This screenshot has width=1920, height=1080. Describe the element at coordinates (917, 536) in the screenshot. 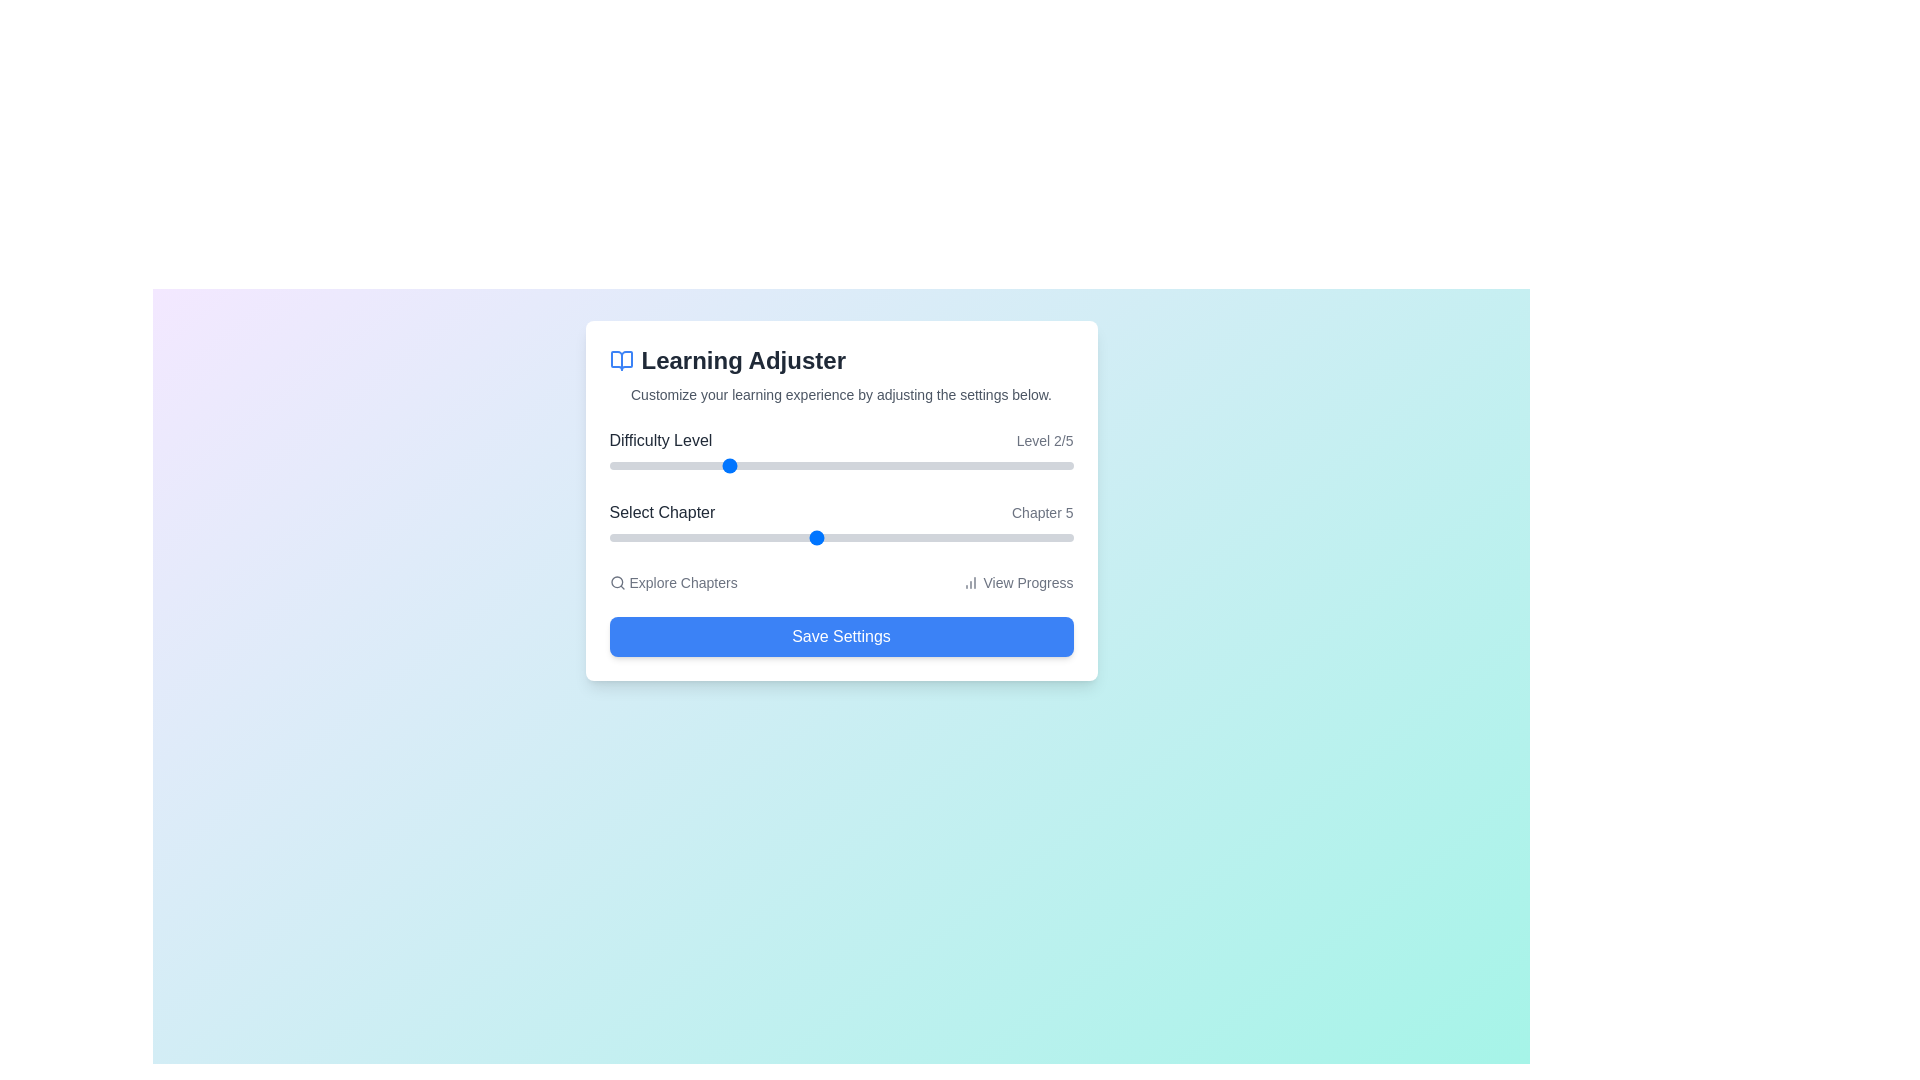

I see `the chapter` at that location.